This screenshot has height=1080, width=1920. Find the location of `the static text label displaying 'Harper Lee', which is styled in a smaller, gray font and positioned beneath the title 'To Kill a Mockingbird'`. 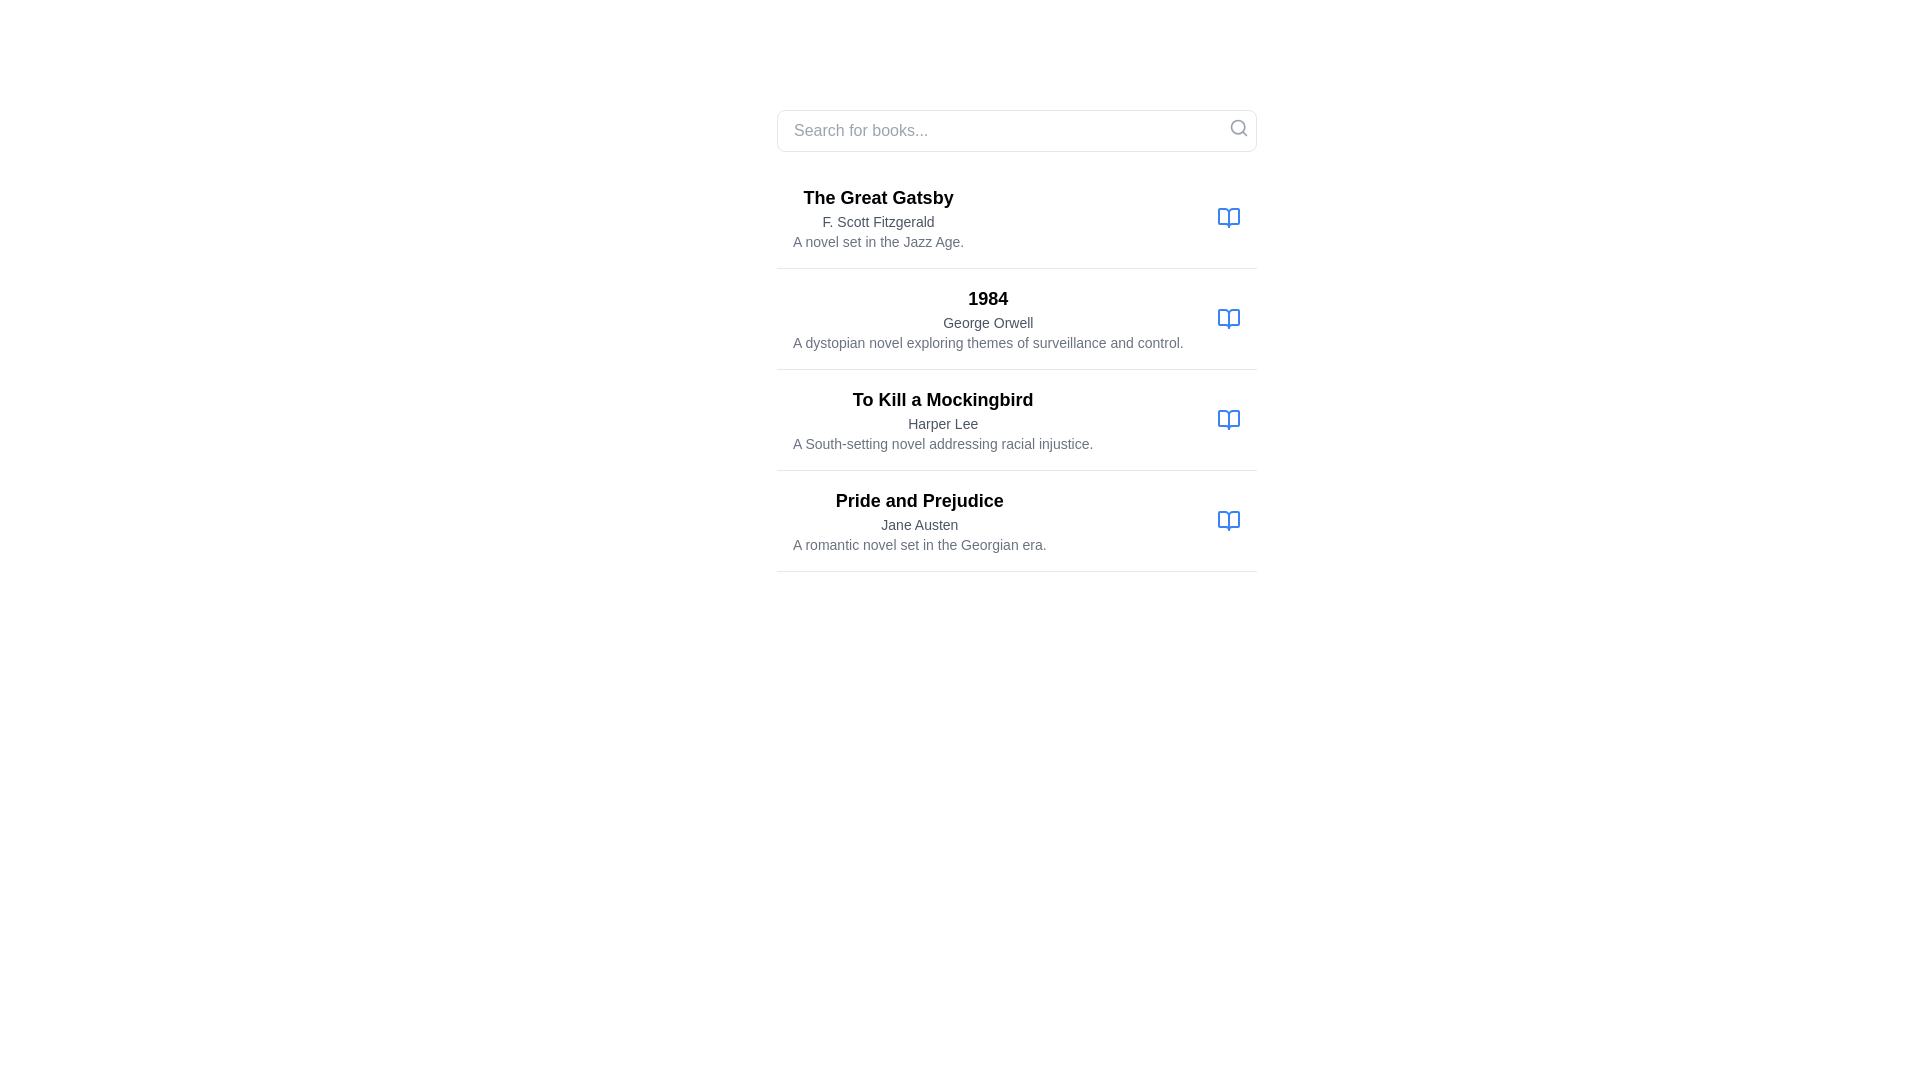

the static text label displaying 'Harper Lee', which is styled in a smaller, gray font and positioned beneath the title 'To Kill a Mockingbird' is located at coordinates (942, 423).